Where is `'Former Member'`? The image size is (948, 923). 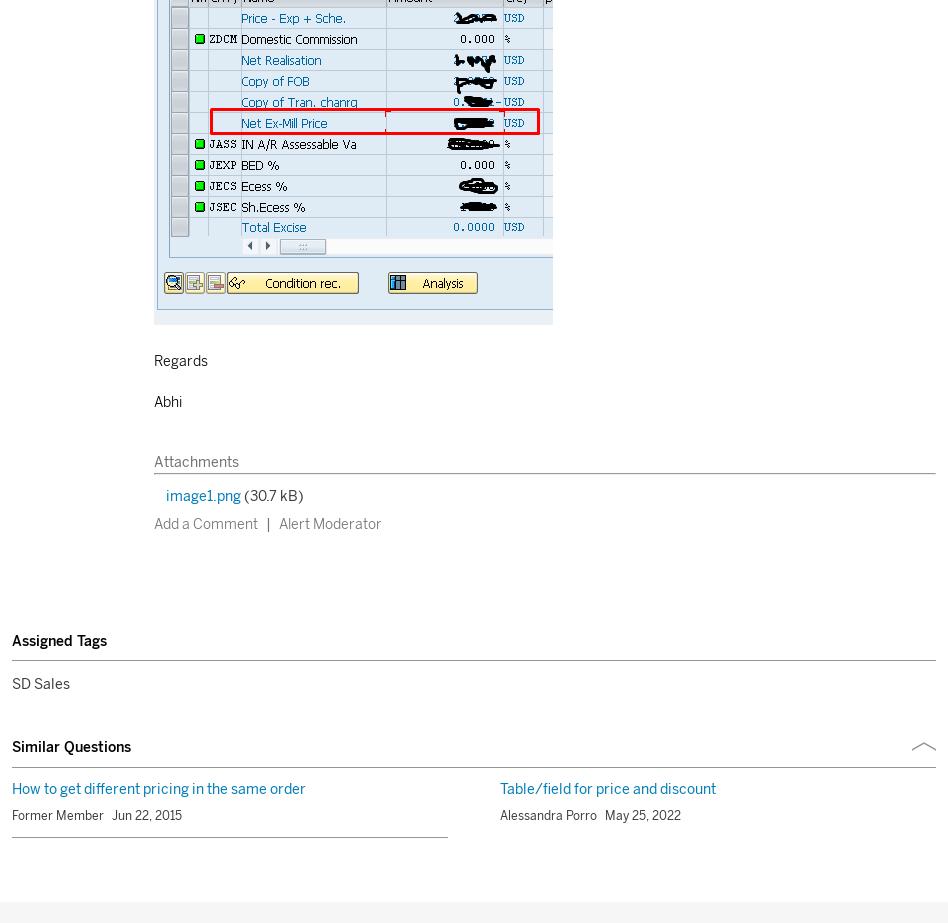 'Former Member' is located at coordinates (58, 815).